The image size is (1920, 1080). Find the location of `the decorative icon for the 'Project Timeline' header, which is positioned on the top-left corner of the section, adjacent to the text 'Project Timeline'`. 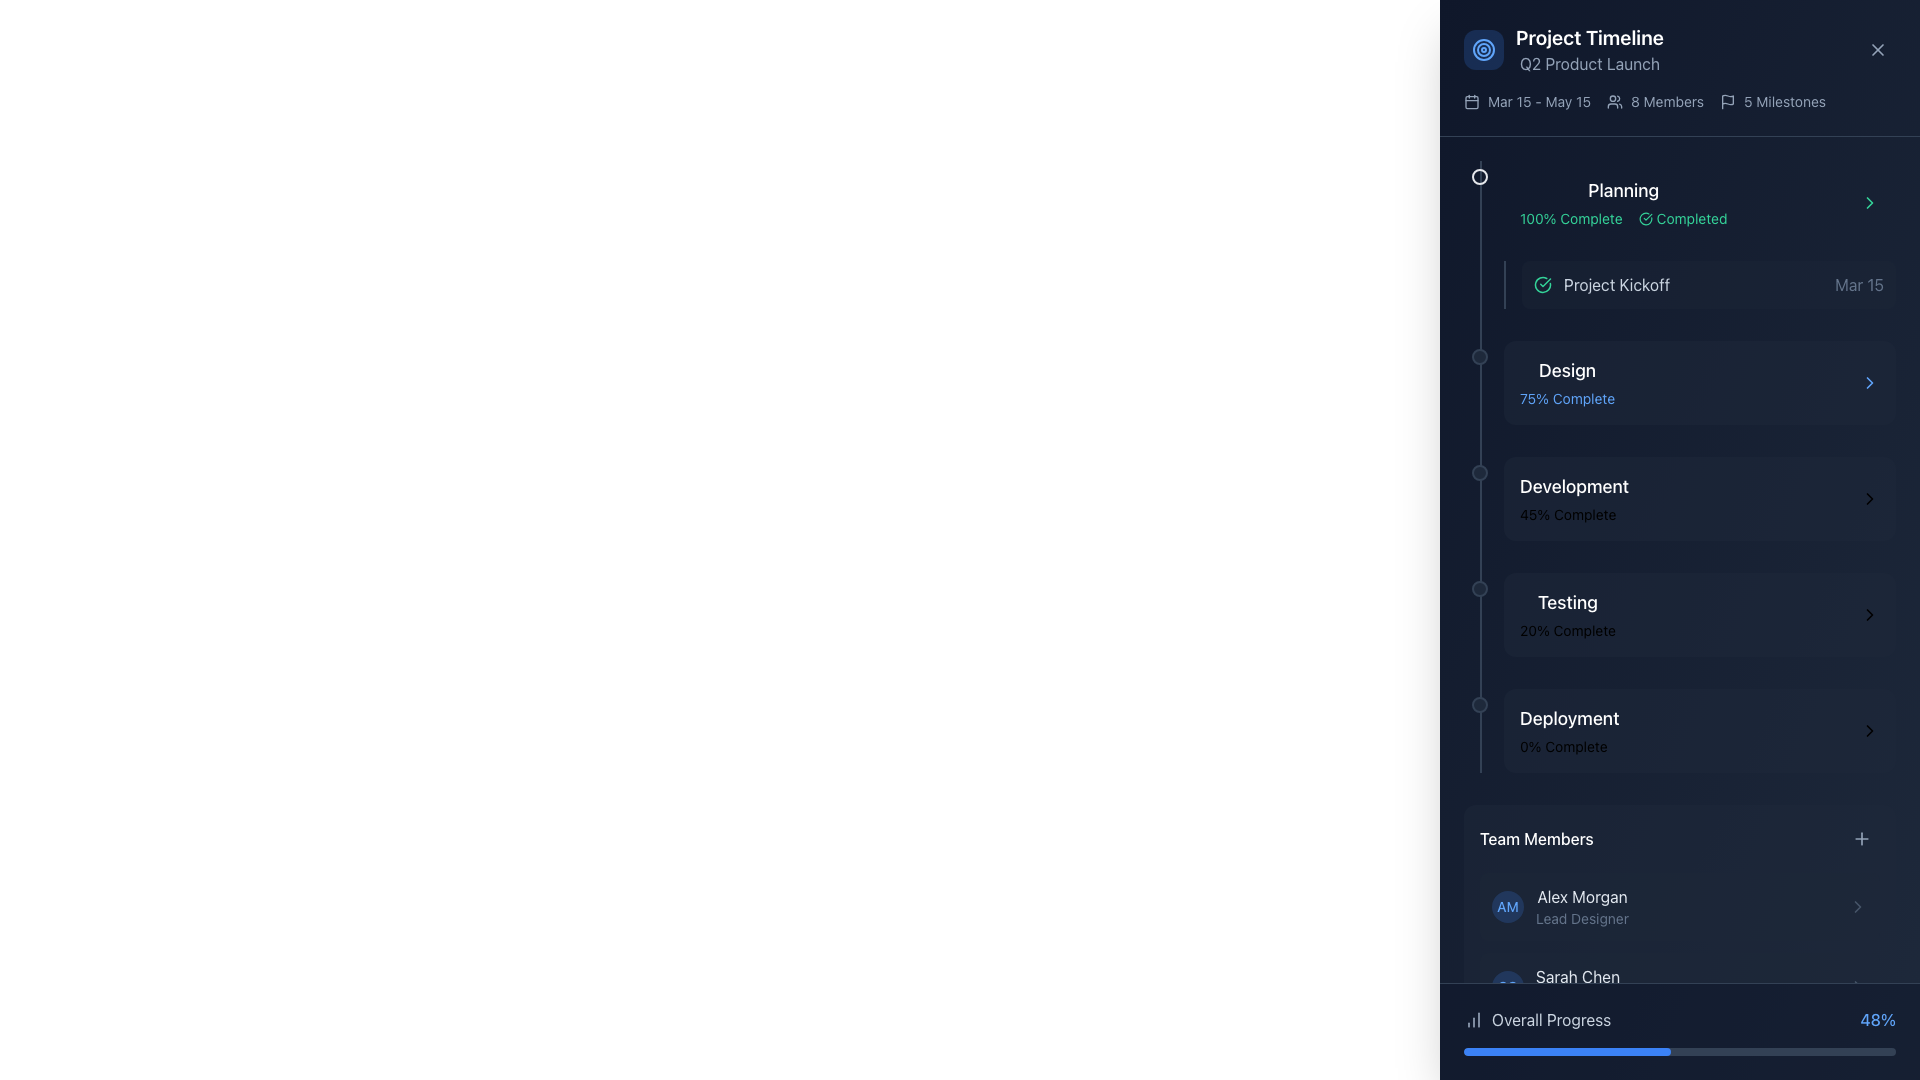

the decorative icon for the 'Project Timeline' header, which is positioned on the top-left corner of the section, adjacent to the text 'Project Timeline' is located at coordinates (1483, 49).